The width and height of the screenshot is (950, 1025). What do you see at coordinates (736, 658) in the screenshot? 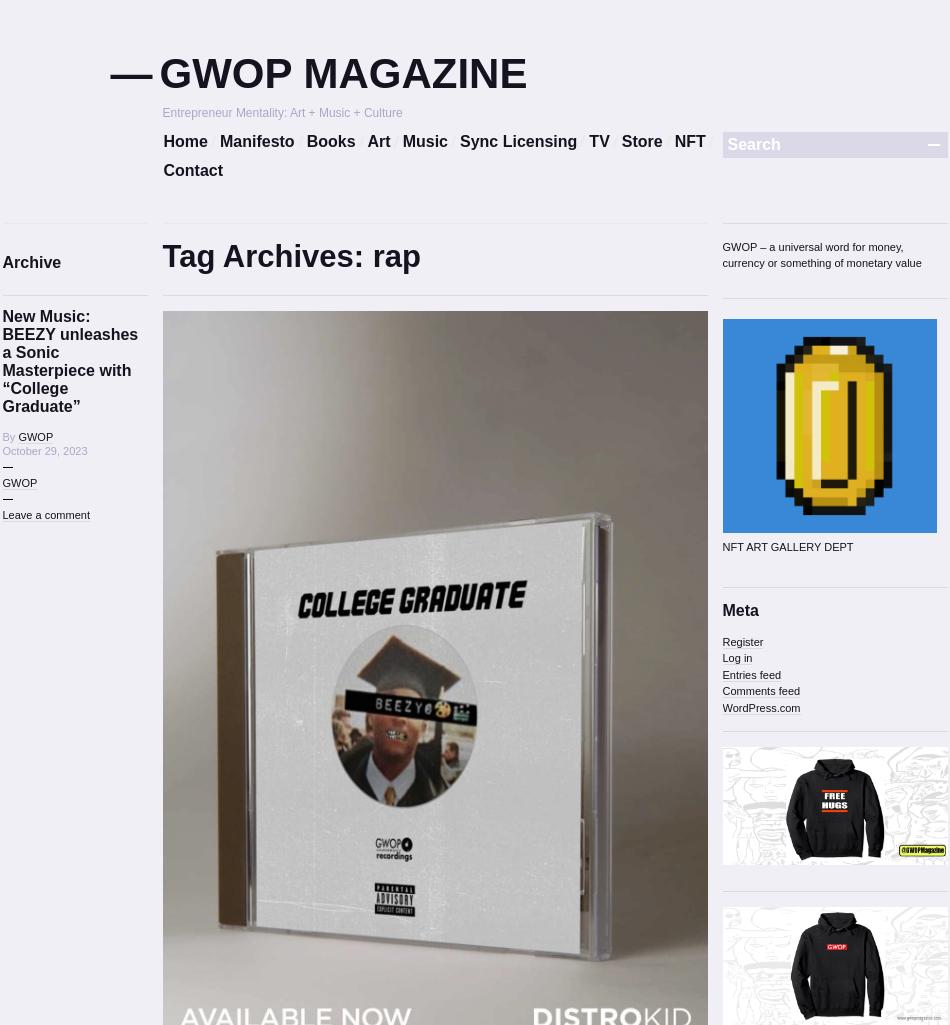
I see `'Log in'` at bounding box center [736, 658].